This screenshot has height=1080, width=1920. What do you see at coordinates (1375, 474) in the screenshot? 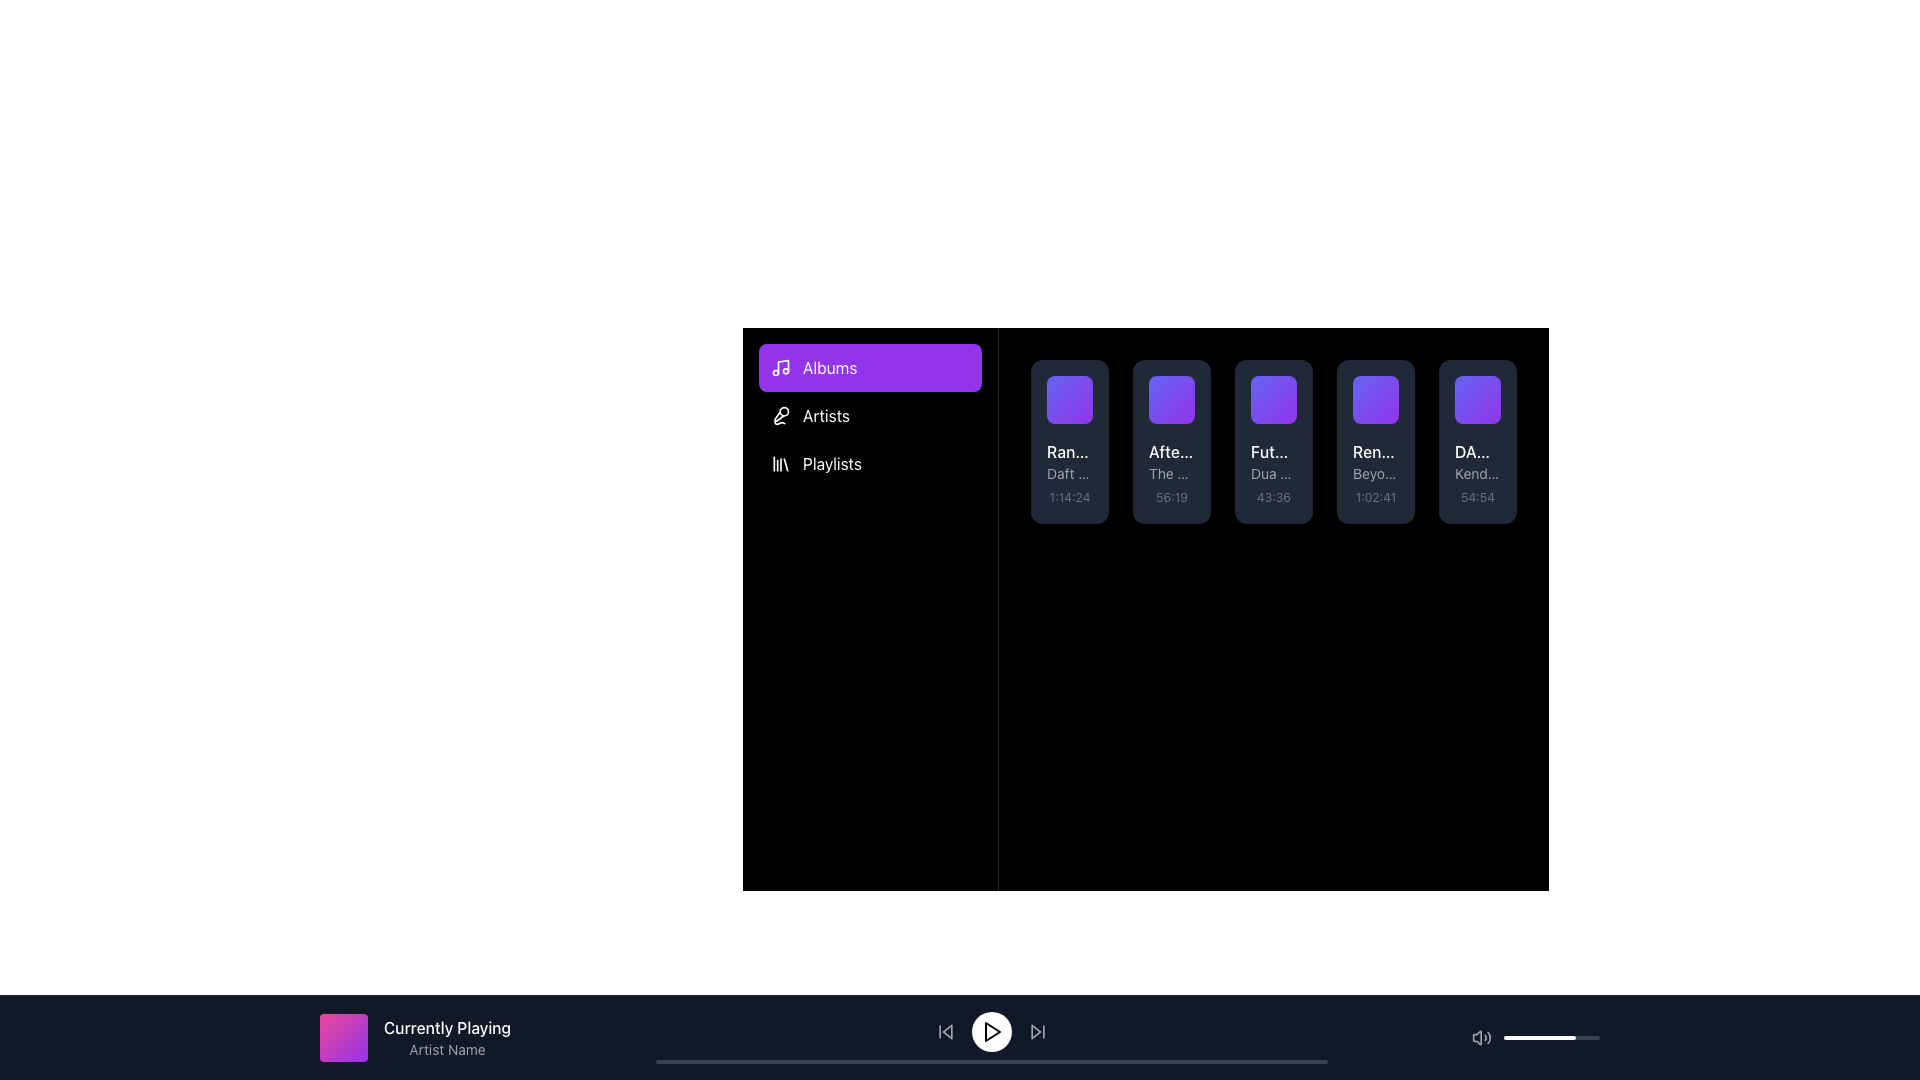
I see `the Text Label displaying 'Beyoncé', which is located centrally within the album card, beneath the title 'Renaissance' and above the timestamp '1:02:41'` at bounding box center [1375, 474].